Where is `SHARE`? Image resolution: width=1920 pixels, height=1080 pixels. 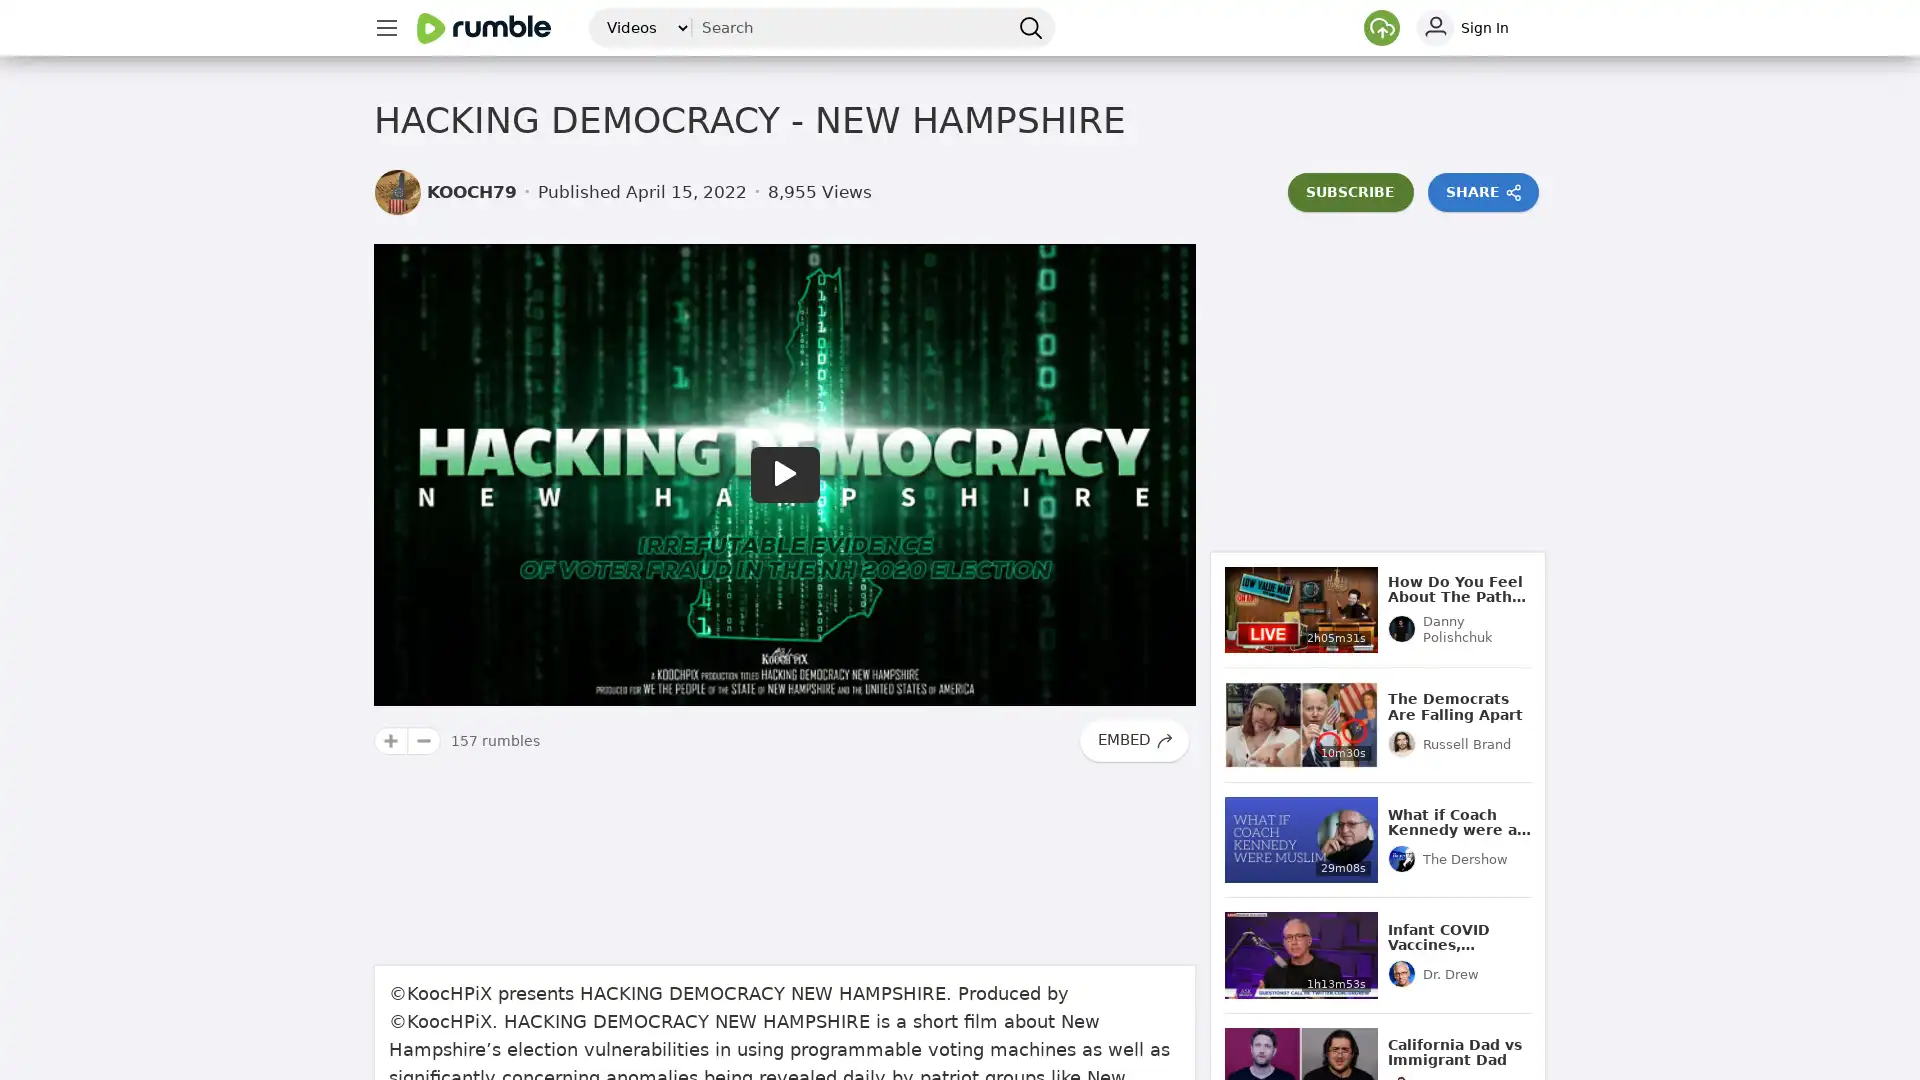 SHARE is located at coordinates (1483, 192).